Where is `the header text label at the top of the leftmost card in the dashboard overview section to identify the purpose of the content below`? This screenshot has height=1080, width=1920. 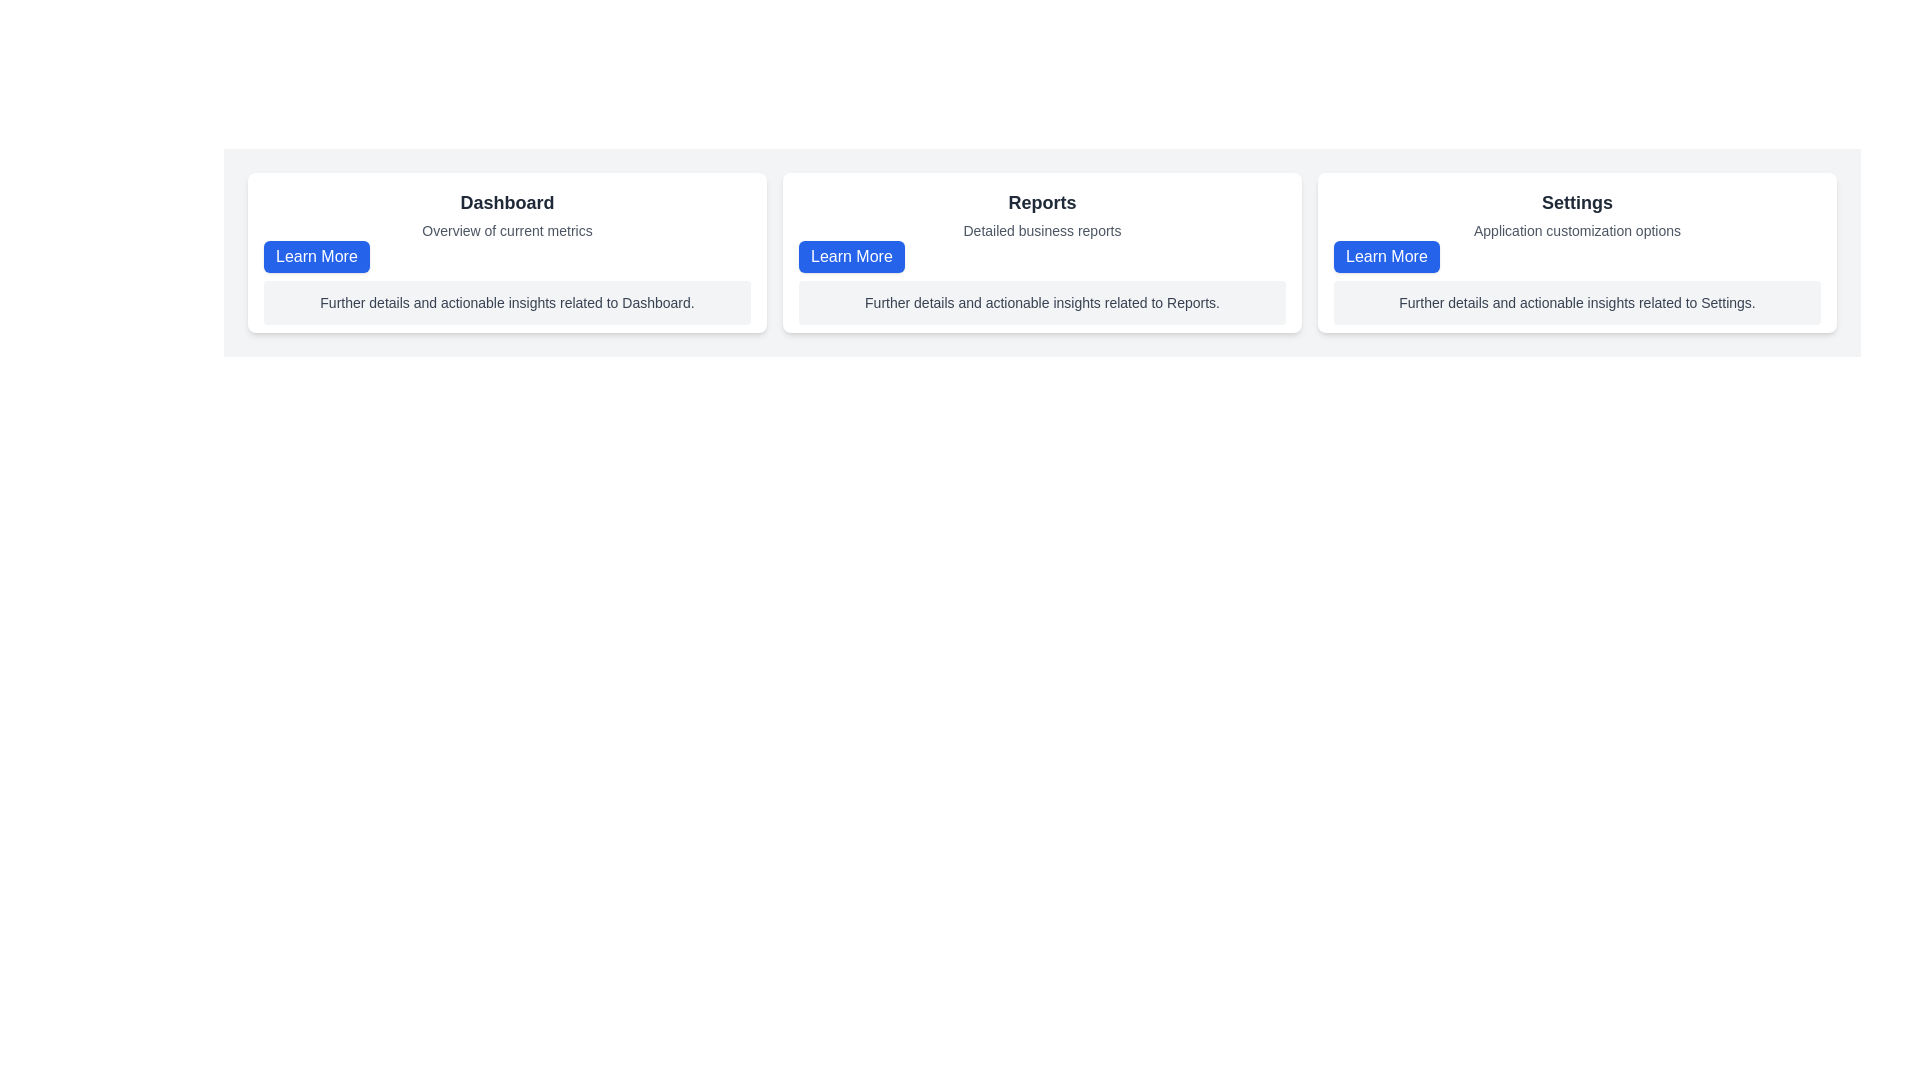 the header text label at the top of the leftmost card in the dashboard overview section to identify the purpose of the content below is located at coordinates (507, 203).